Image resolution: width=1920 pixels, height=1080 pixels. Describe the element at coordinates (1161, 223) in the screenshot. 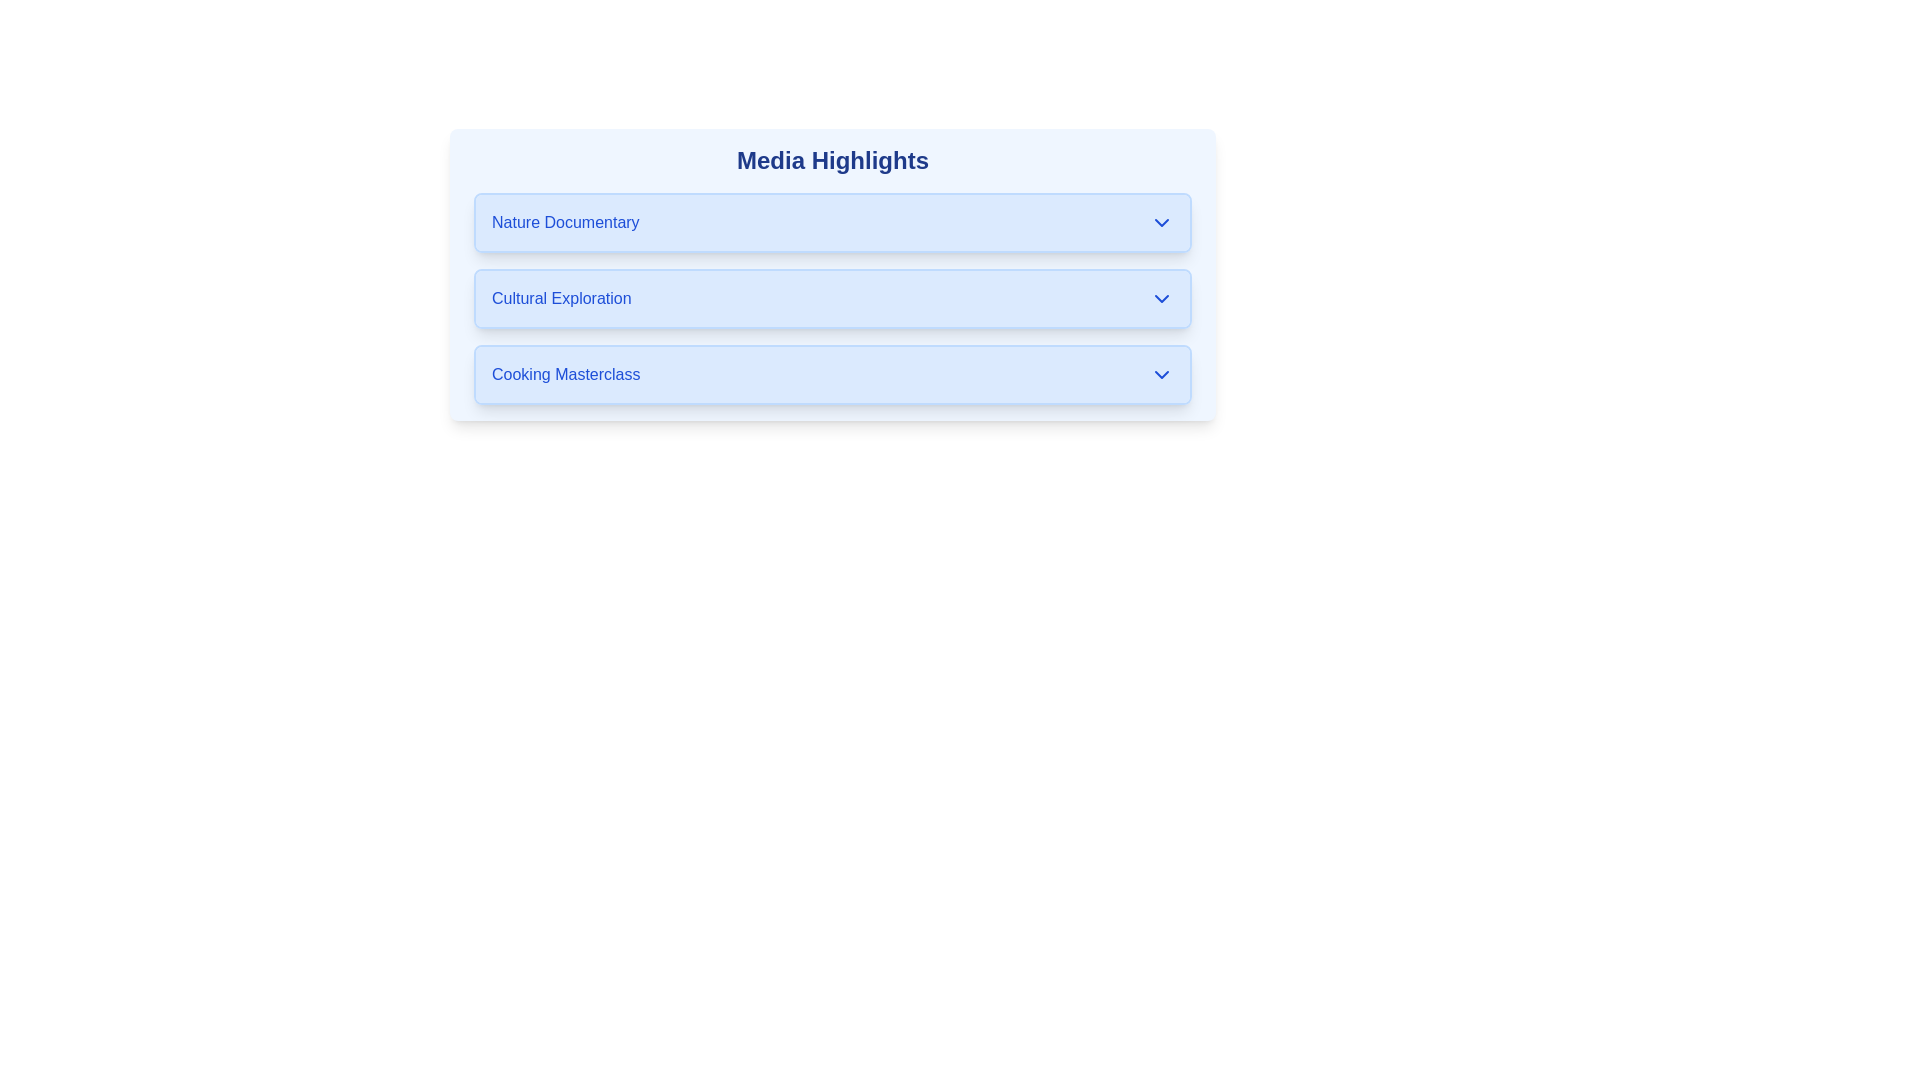

I see `the Chevron Down Icon located at the right edge of the 'Nature Documentary' section` at that location.